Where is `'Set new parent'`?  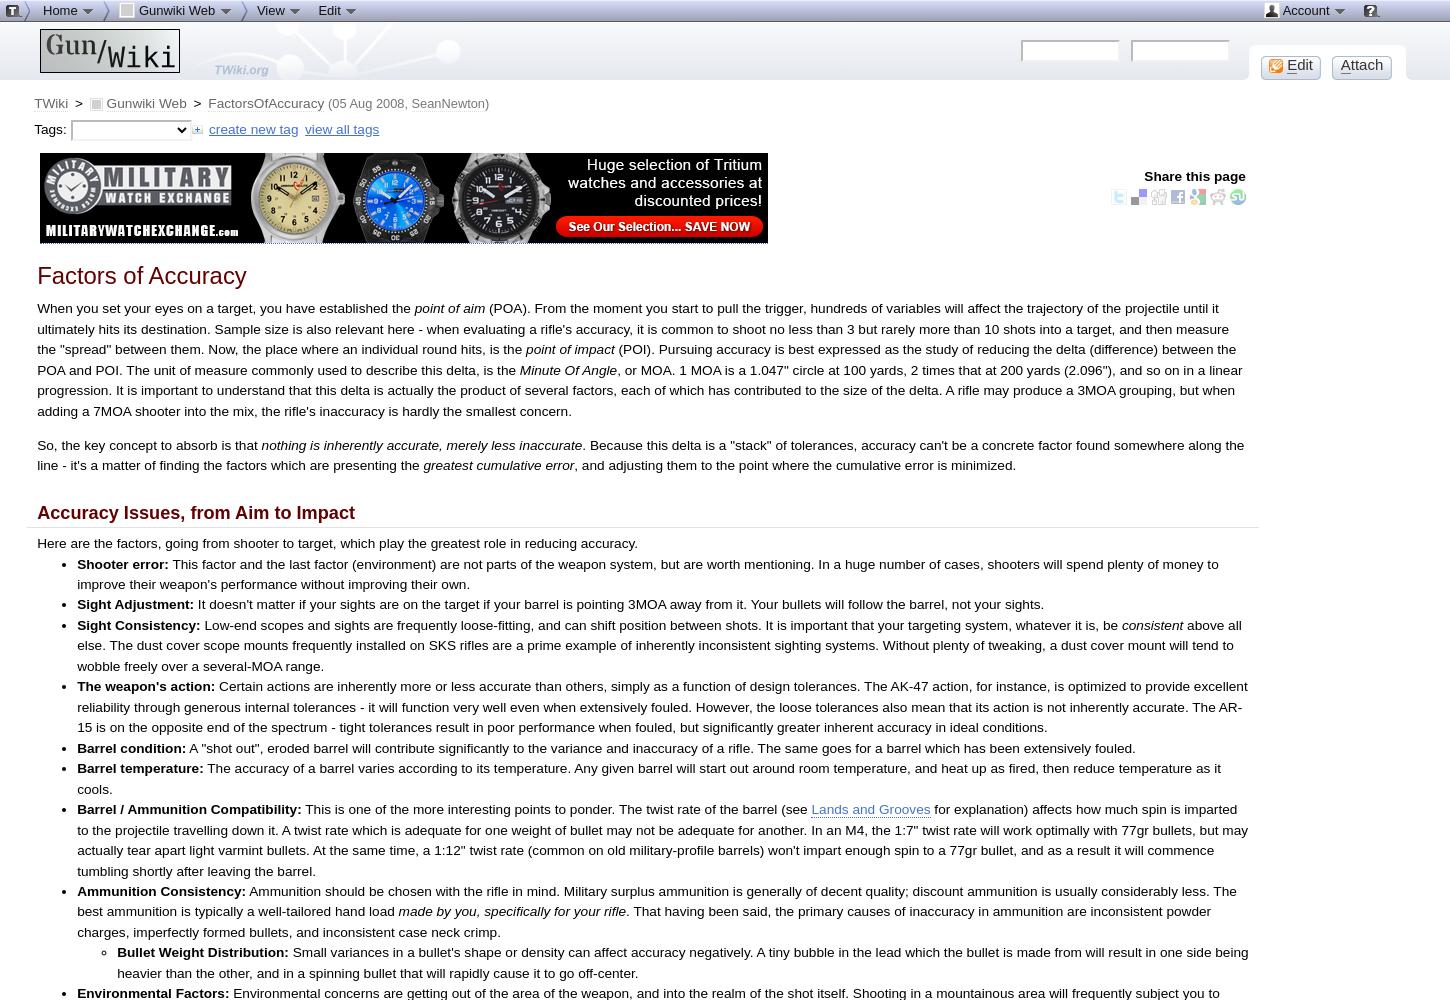
'Set new parent' is located at coordinates (361, 94).